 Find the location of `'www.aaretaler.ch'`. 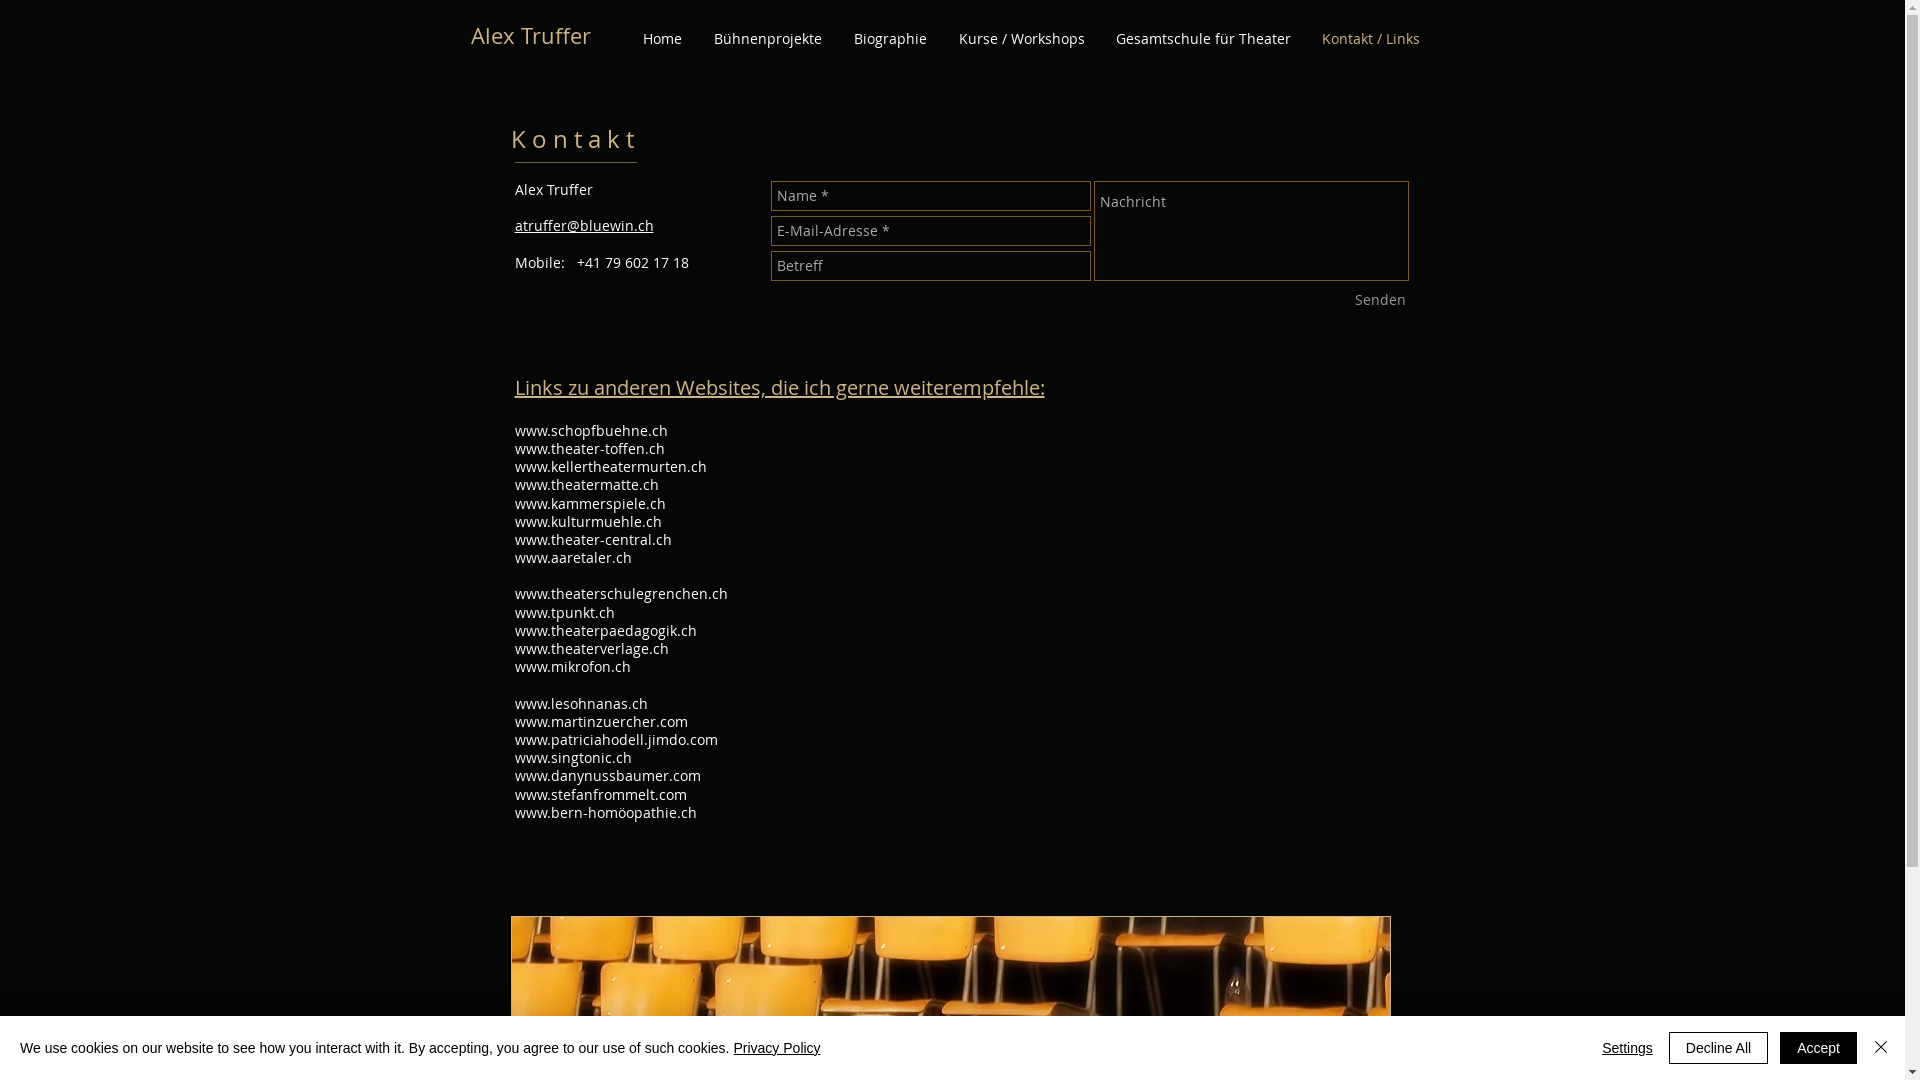

'www.aaretaler.ch' is located at coordinates (513, 557).